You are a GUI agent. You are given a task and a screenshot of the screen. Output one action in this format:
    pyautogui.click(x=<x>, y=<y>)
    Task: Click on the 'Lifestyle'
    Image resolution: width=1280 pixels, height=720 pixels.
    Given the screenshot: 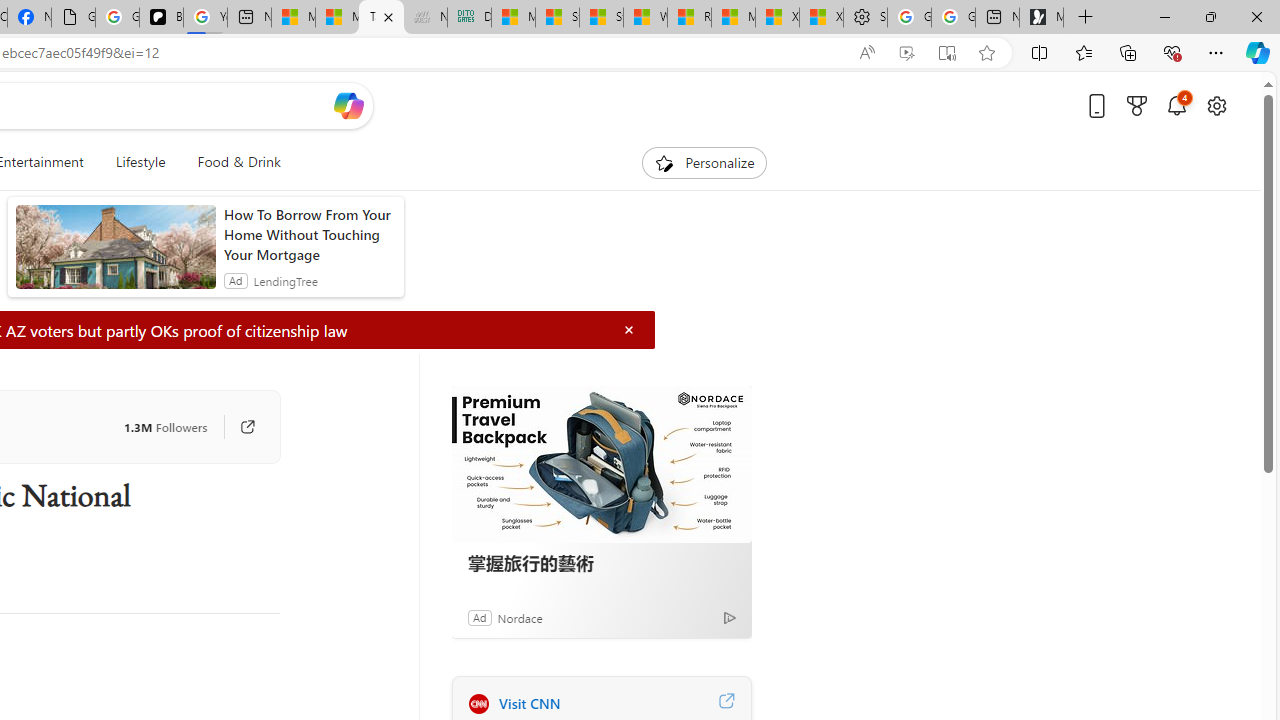 What is the action you would take?
    pyautogui.click(x=139, y=162)
    